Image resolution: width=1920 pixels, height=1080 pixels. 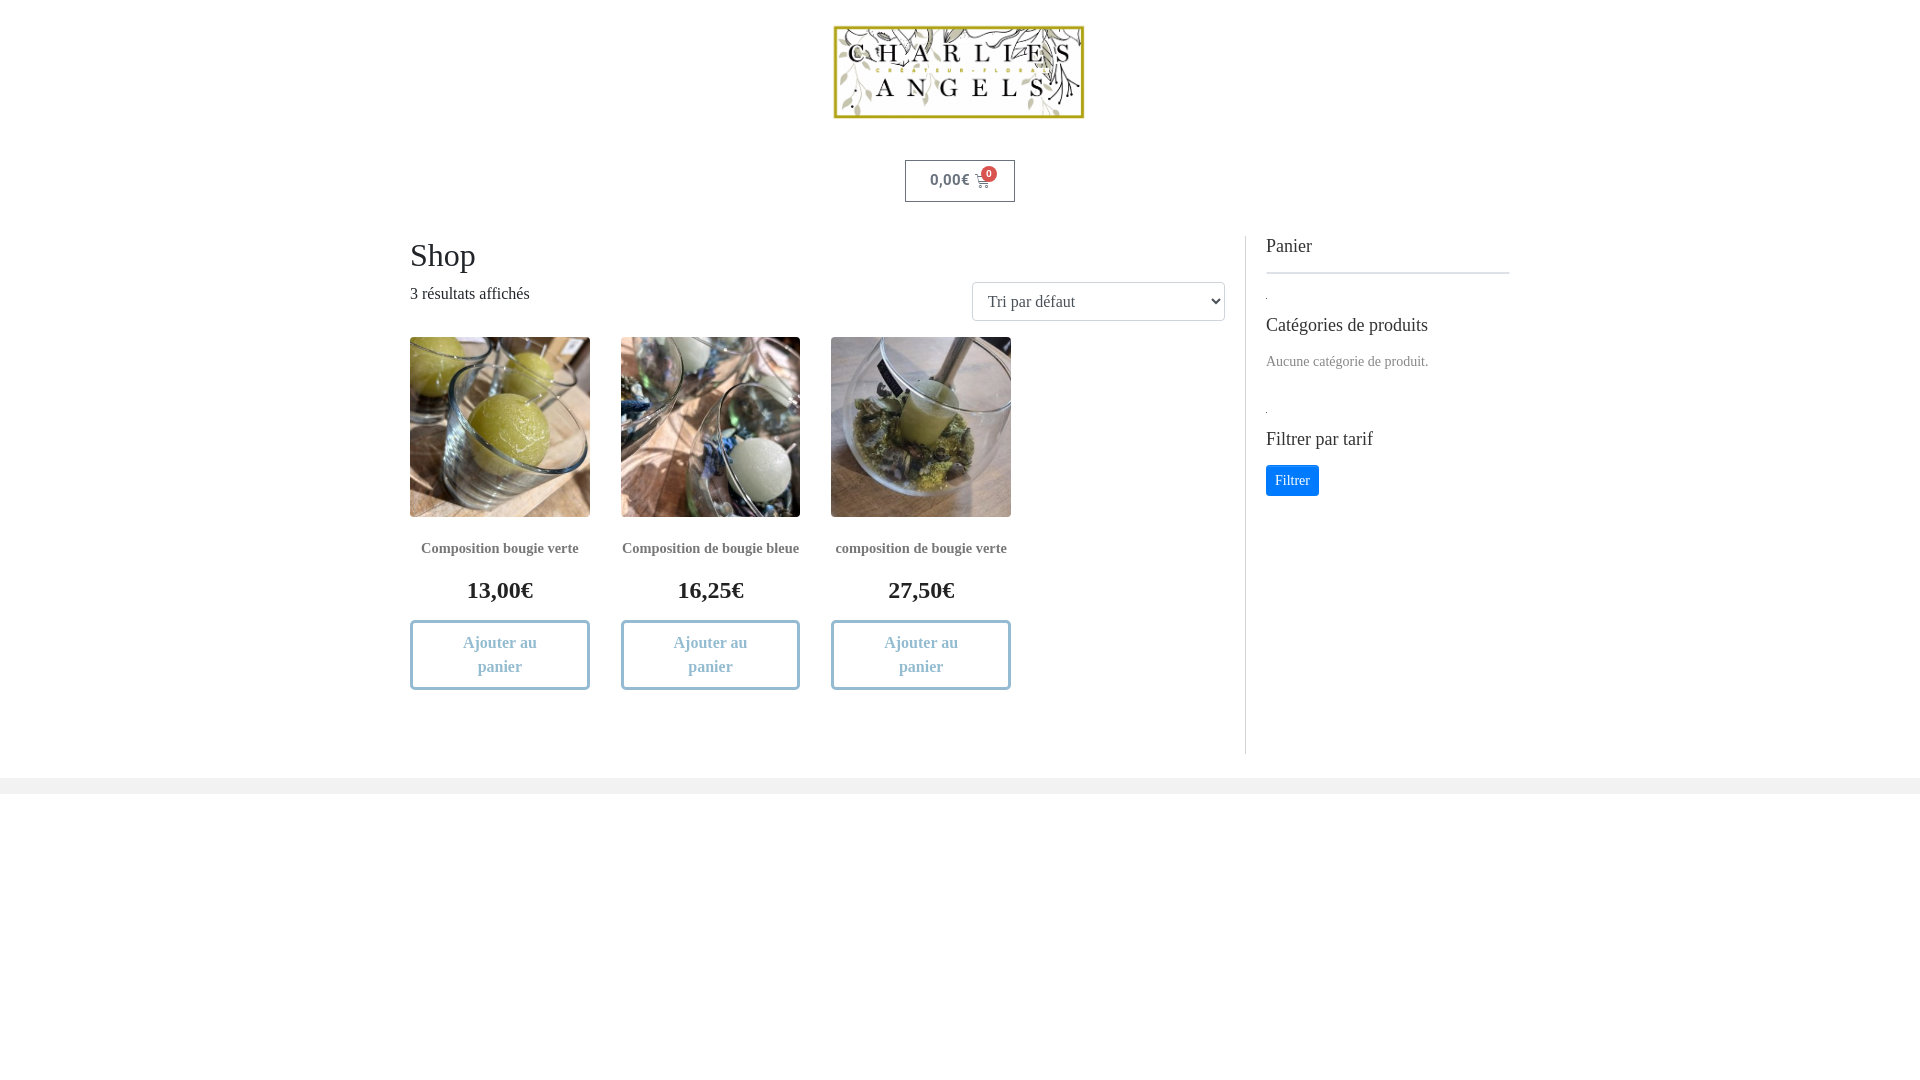 What do you see at coordinates (499, 655) in the screenshot?
I see `'Ajouter au panier'` at bounding box center [499, 655].